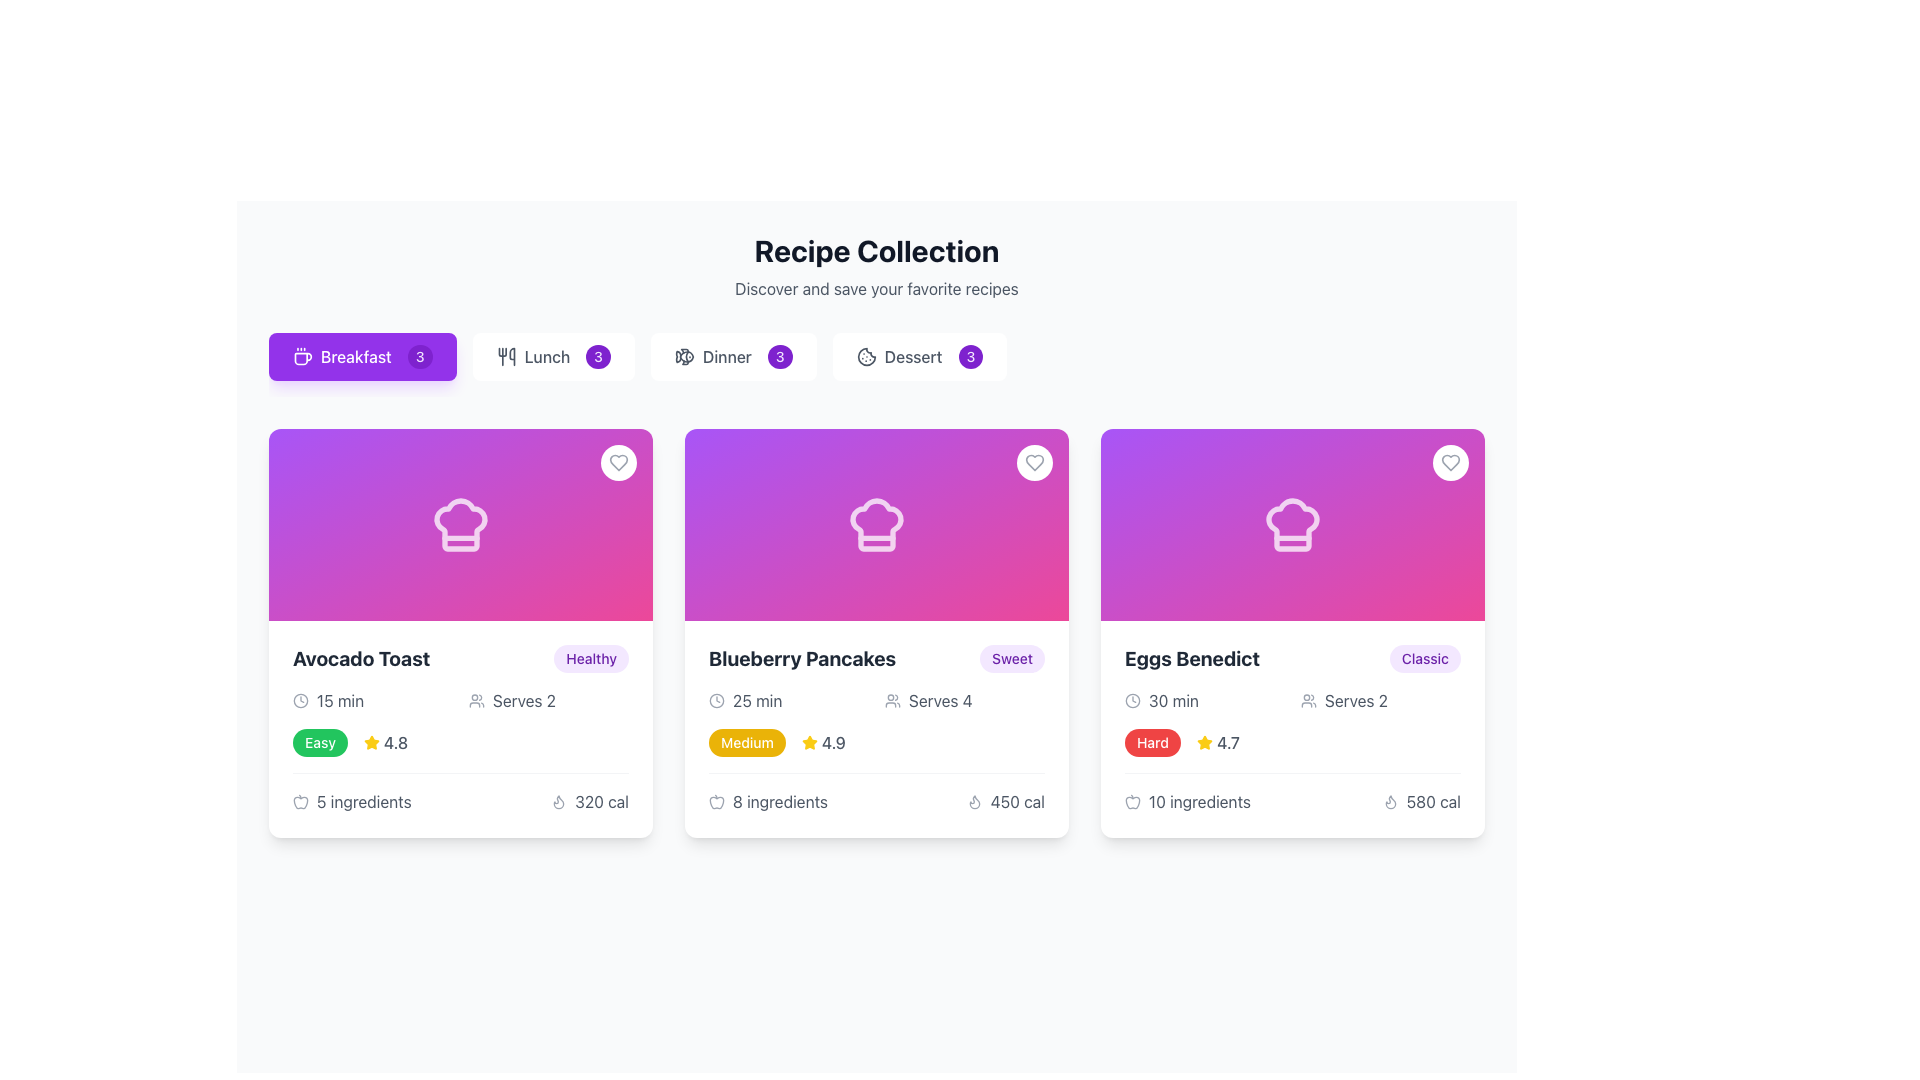 Image resolution: width=1920 pixels, height=1080 pixels. What do you see at coordinates (877, 365) in the screenshot?
I see `the 'Dessert' recipes button, which is the fourth button in the group under the 'Recipe Collection' heading` at bounding box center [877, 365].